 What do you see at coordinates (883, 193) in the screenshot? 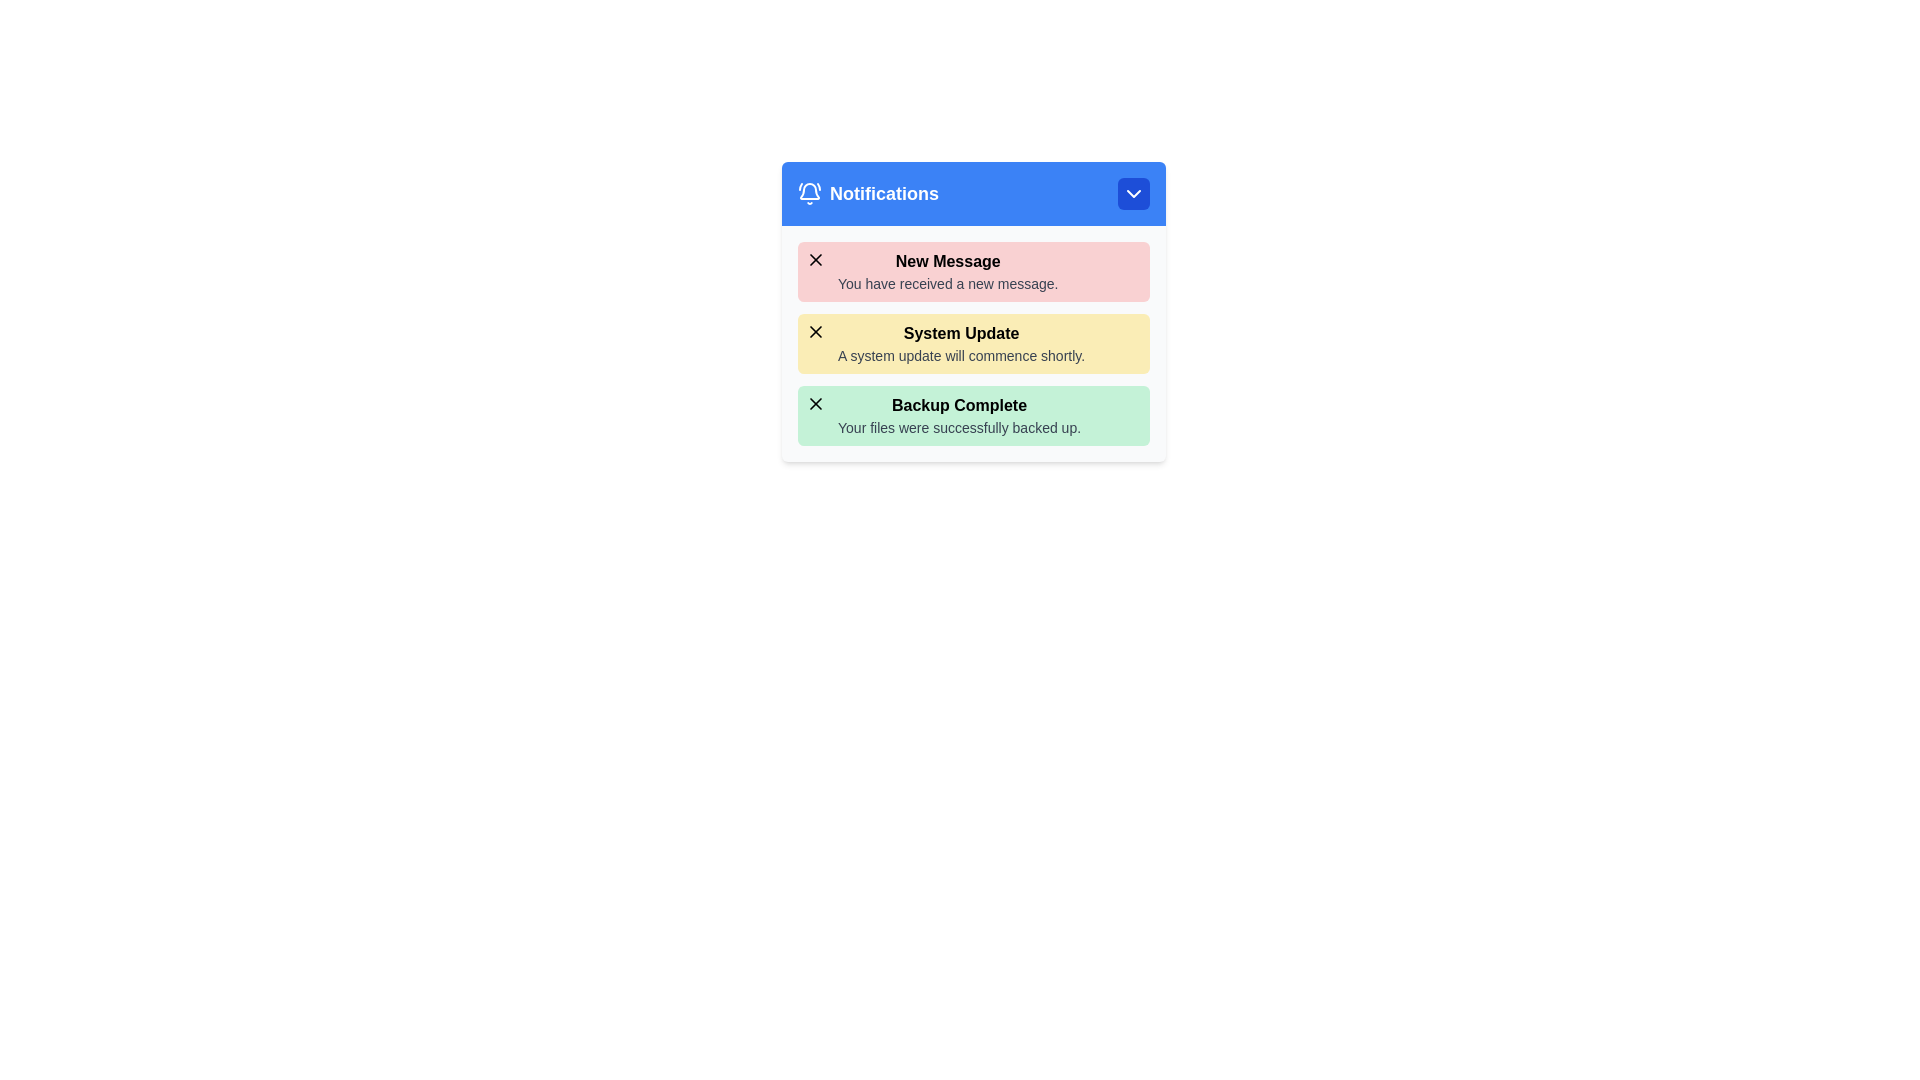
I see `the 'Notifications' text label located in the blue header bar, positioned to the right of the bell icon and to the left of a dropdown control arrow` at bounding box center [883, 193].